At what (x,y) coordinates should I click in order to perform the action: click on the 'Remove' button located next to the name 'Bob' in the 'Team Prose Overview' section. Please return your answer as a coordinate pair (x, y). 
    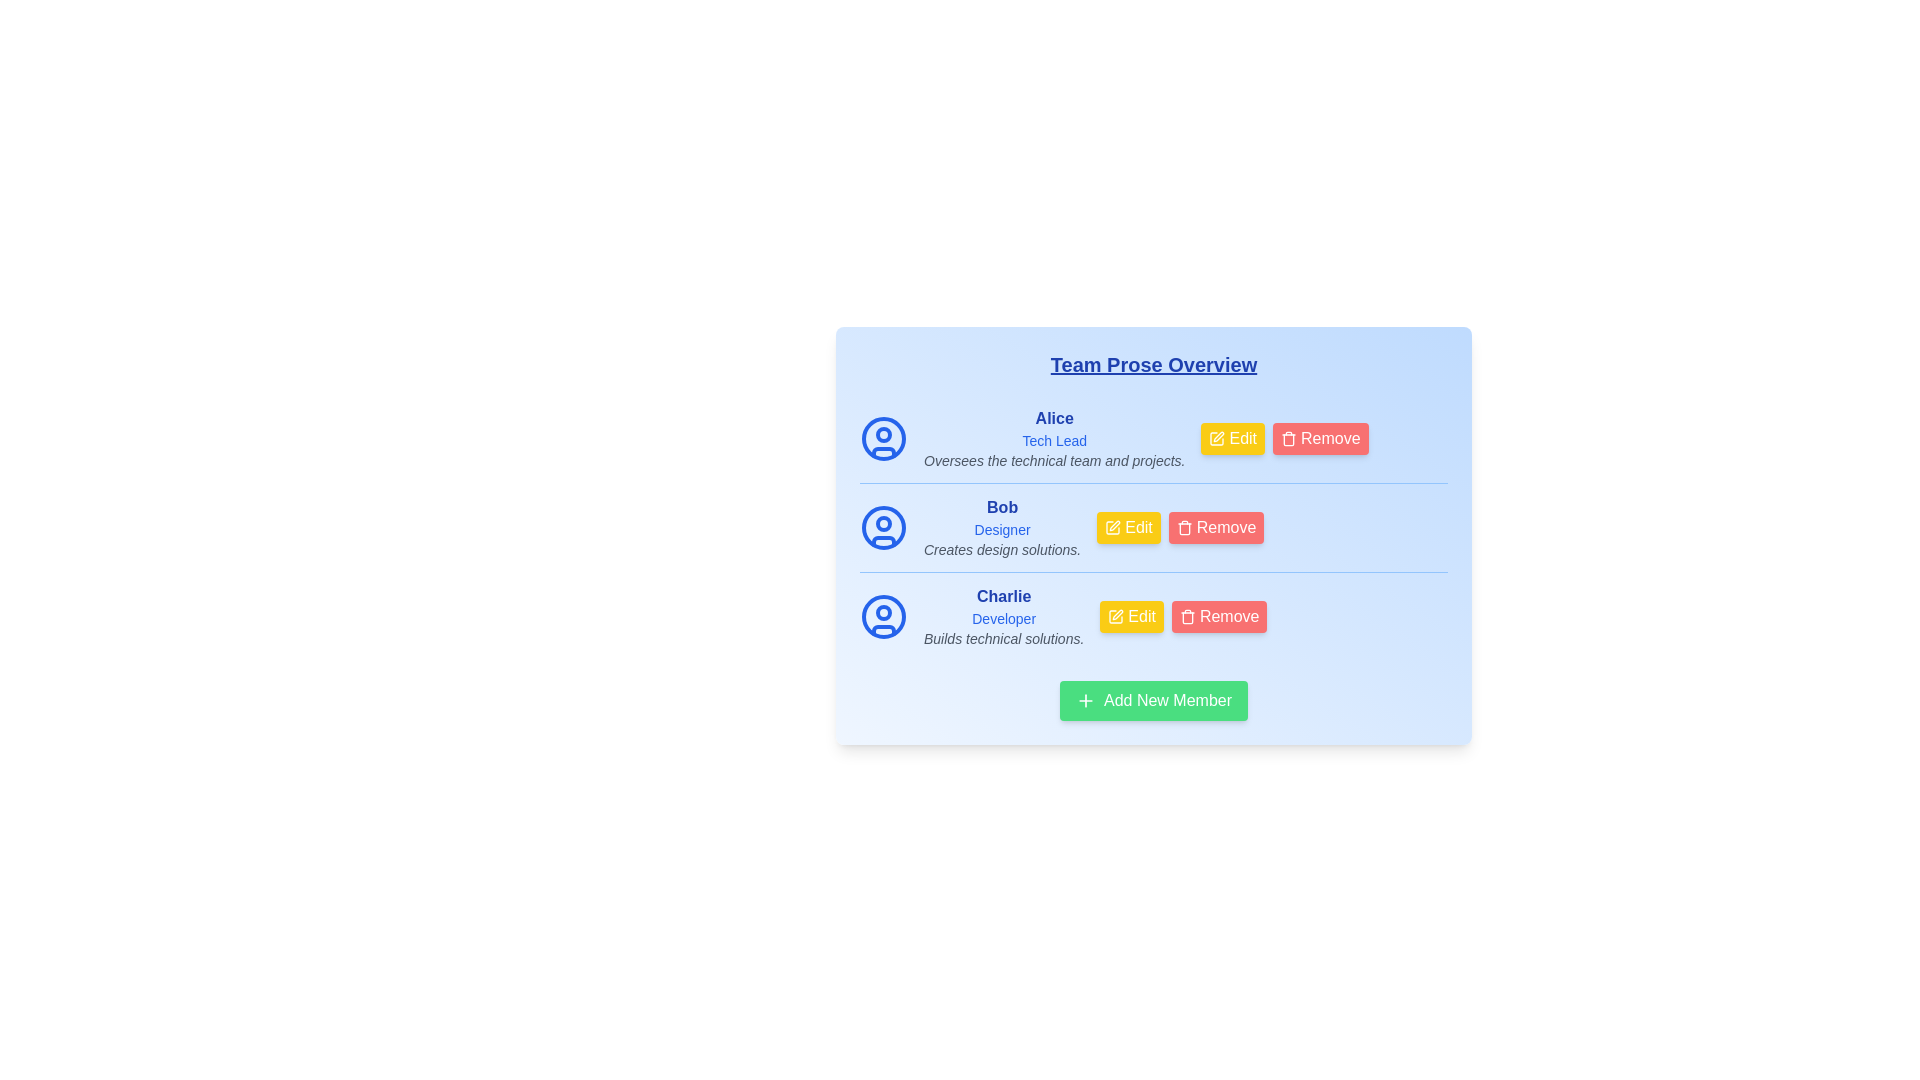
    Looking at the image, I should click on (1223, 527).